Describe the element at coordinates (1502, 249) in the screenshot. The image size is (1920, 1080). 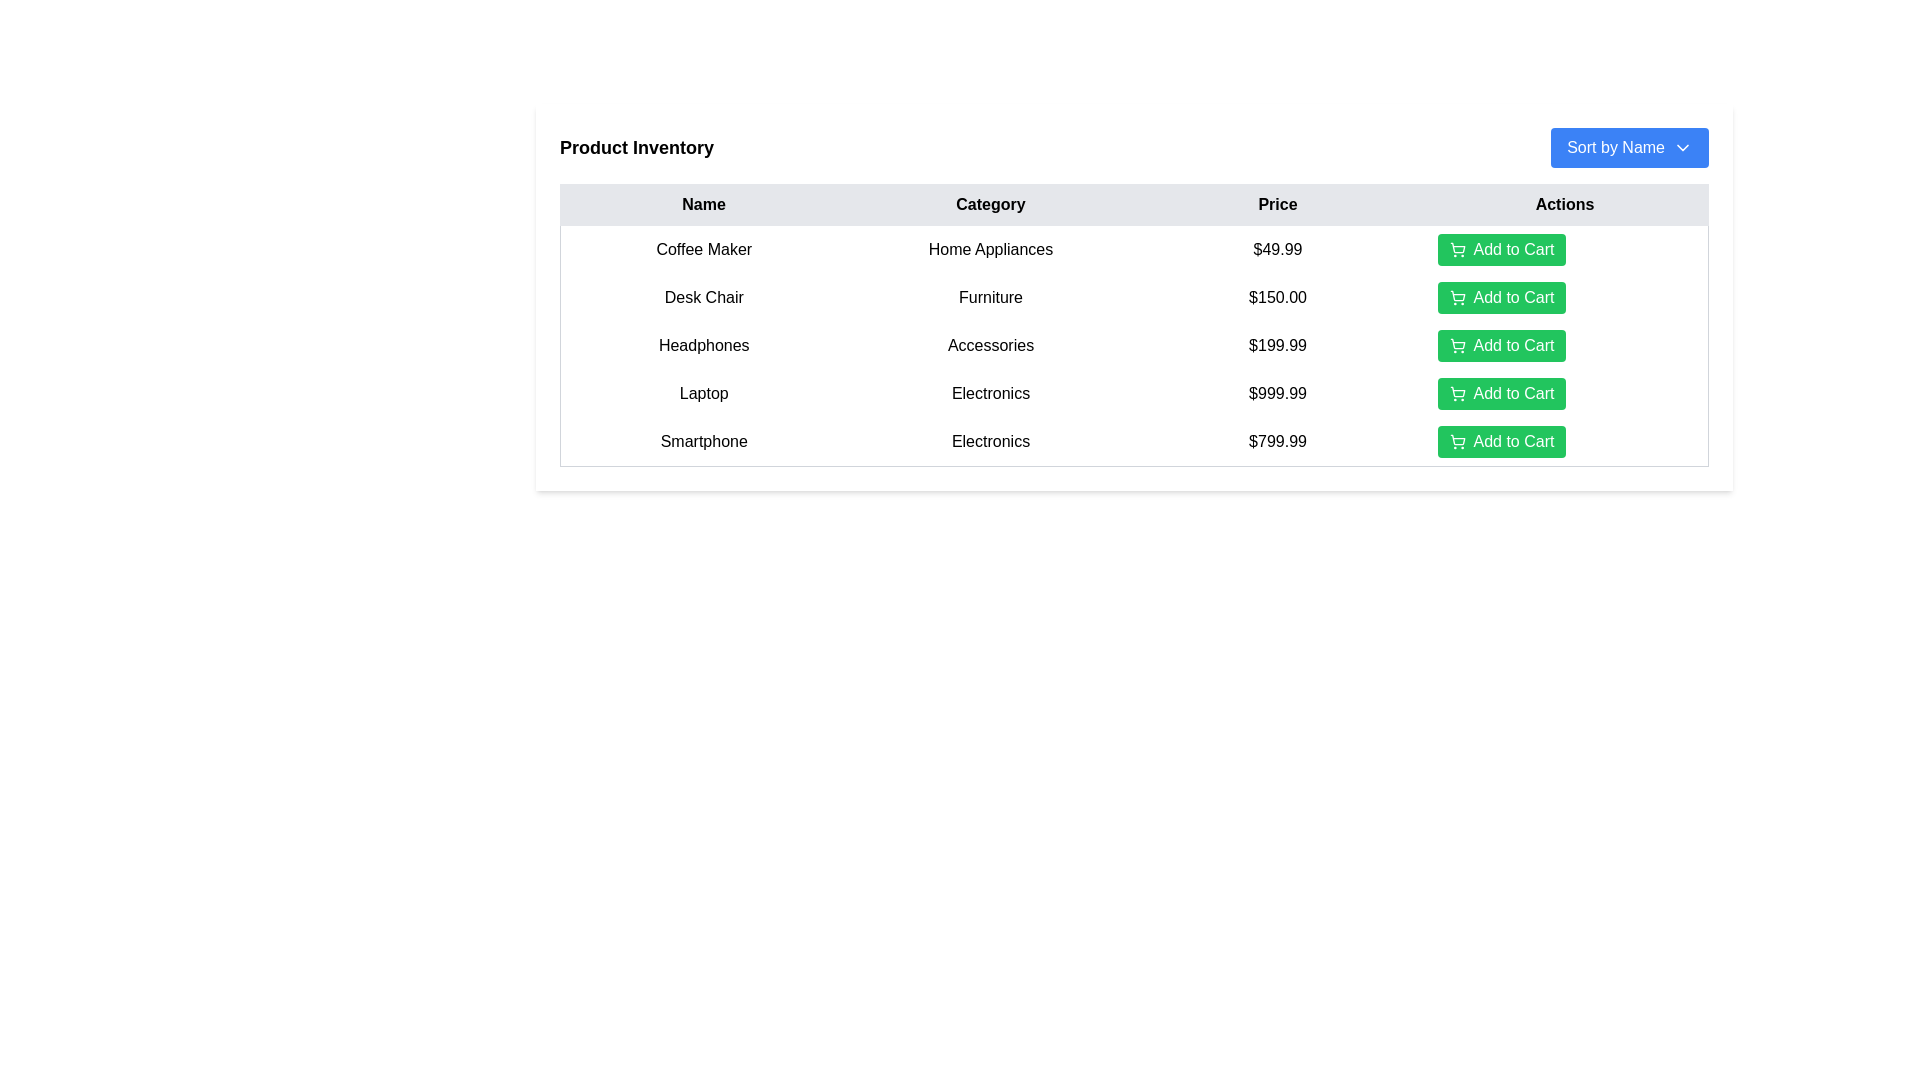
I see `the first button in the Actions column of the product table` at that location.